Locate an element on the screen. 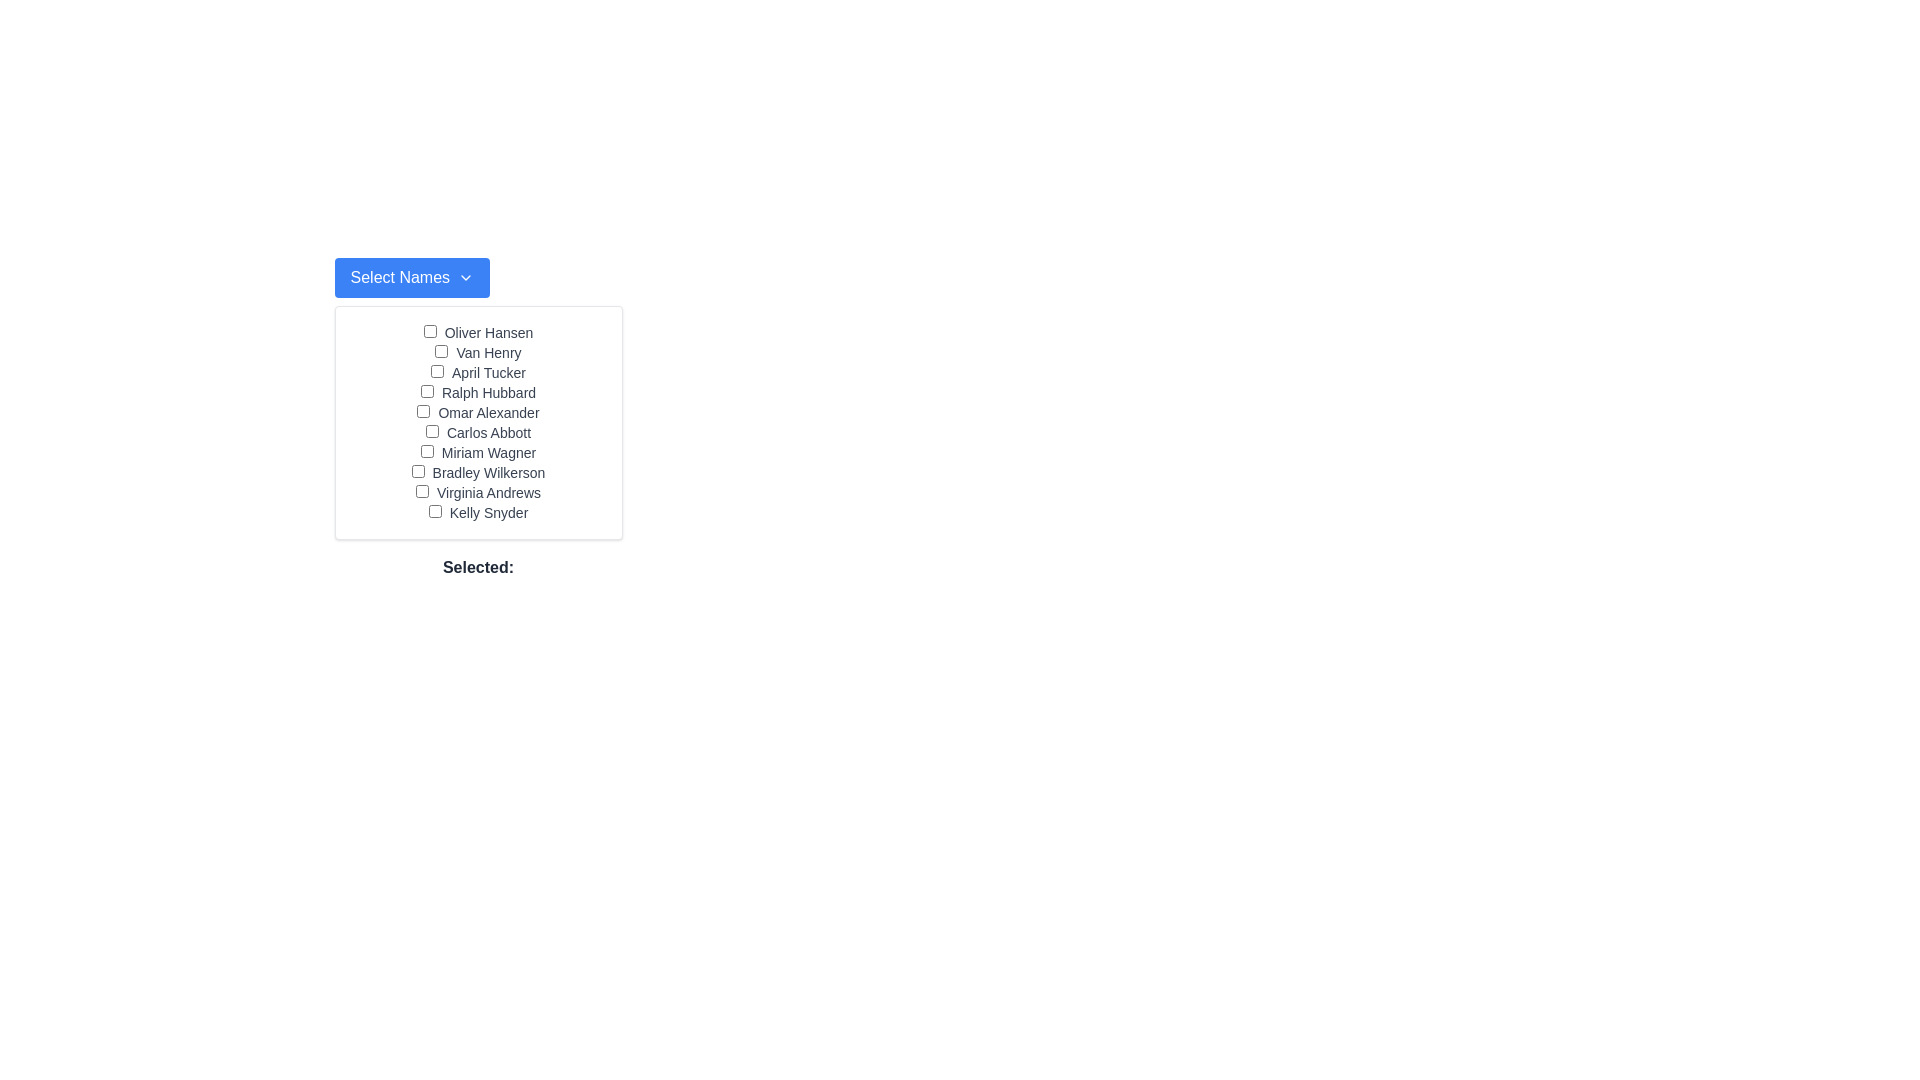 This screenshot has width=1920, height=1080. the label associated with the checkbox, which is the 8th entry in a vertical list of names, located below the 'Select Names' dropdown and immediately following 'Miriam Wagner' is located at coordinates (477, 473).